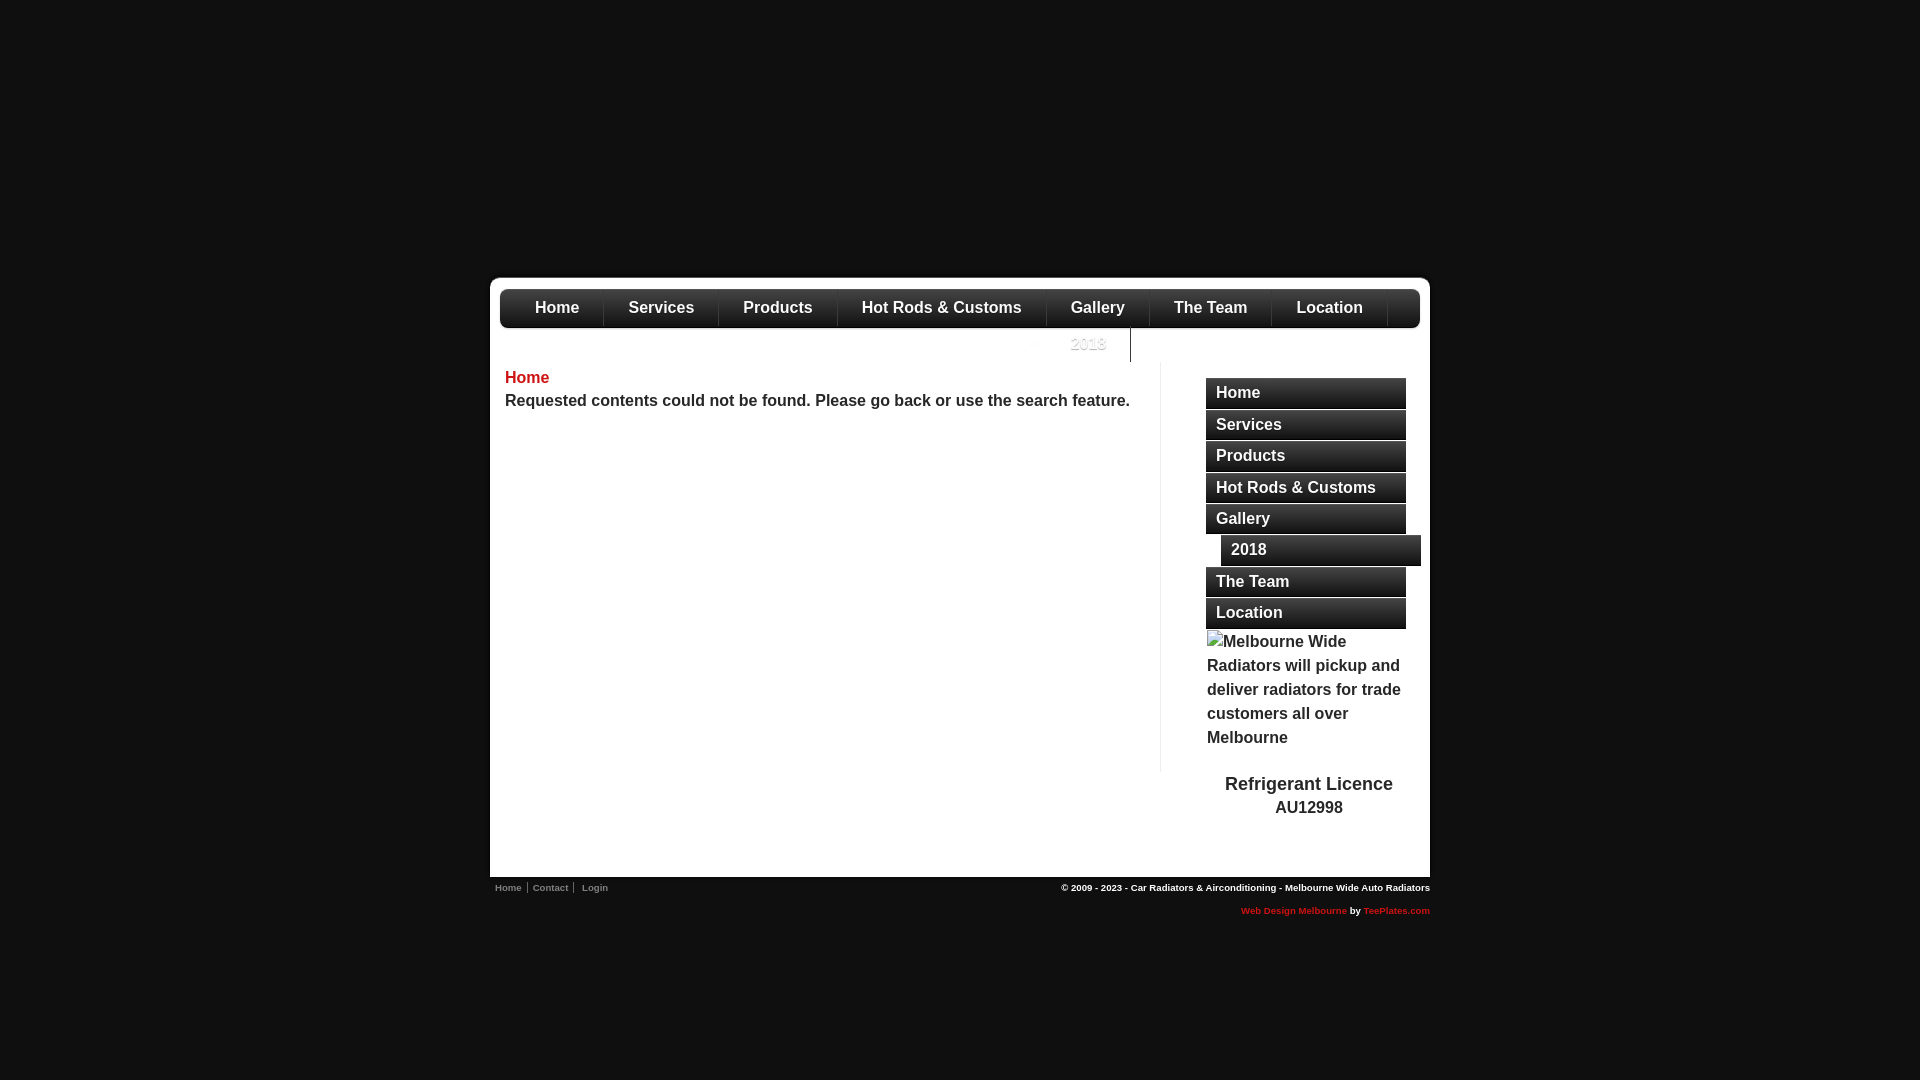 The image size is (1920, 1080). What do you see at coordinates (1395, 910) in the screenshot?
I see `'TeePlates.com'` at bounding box center [1395, 910].